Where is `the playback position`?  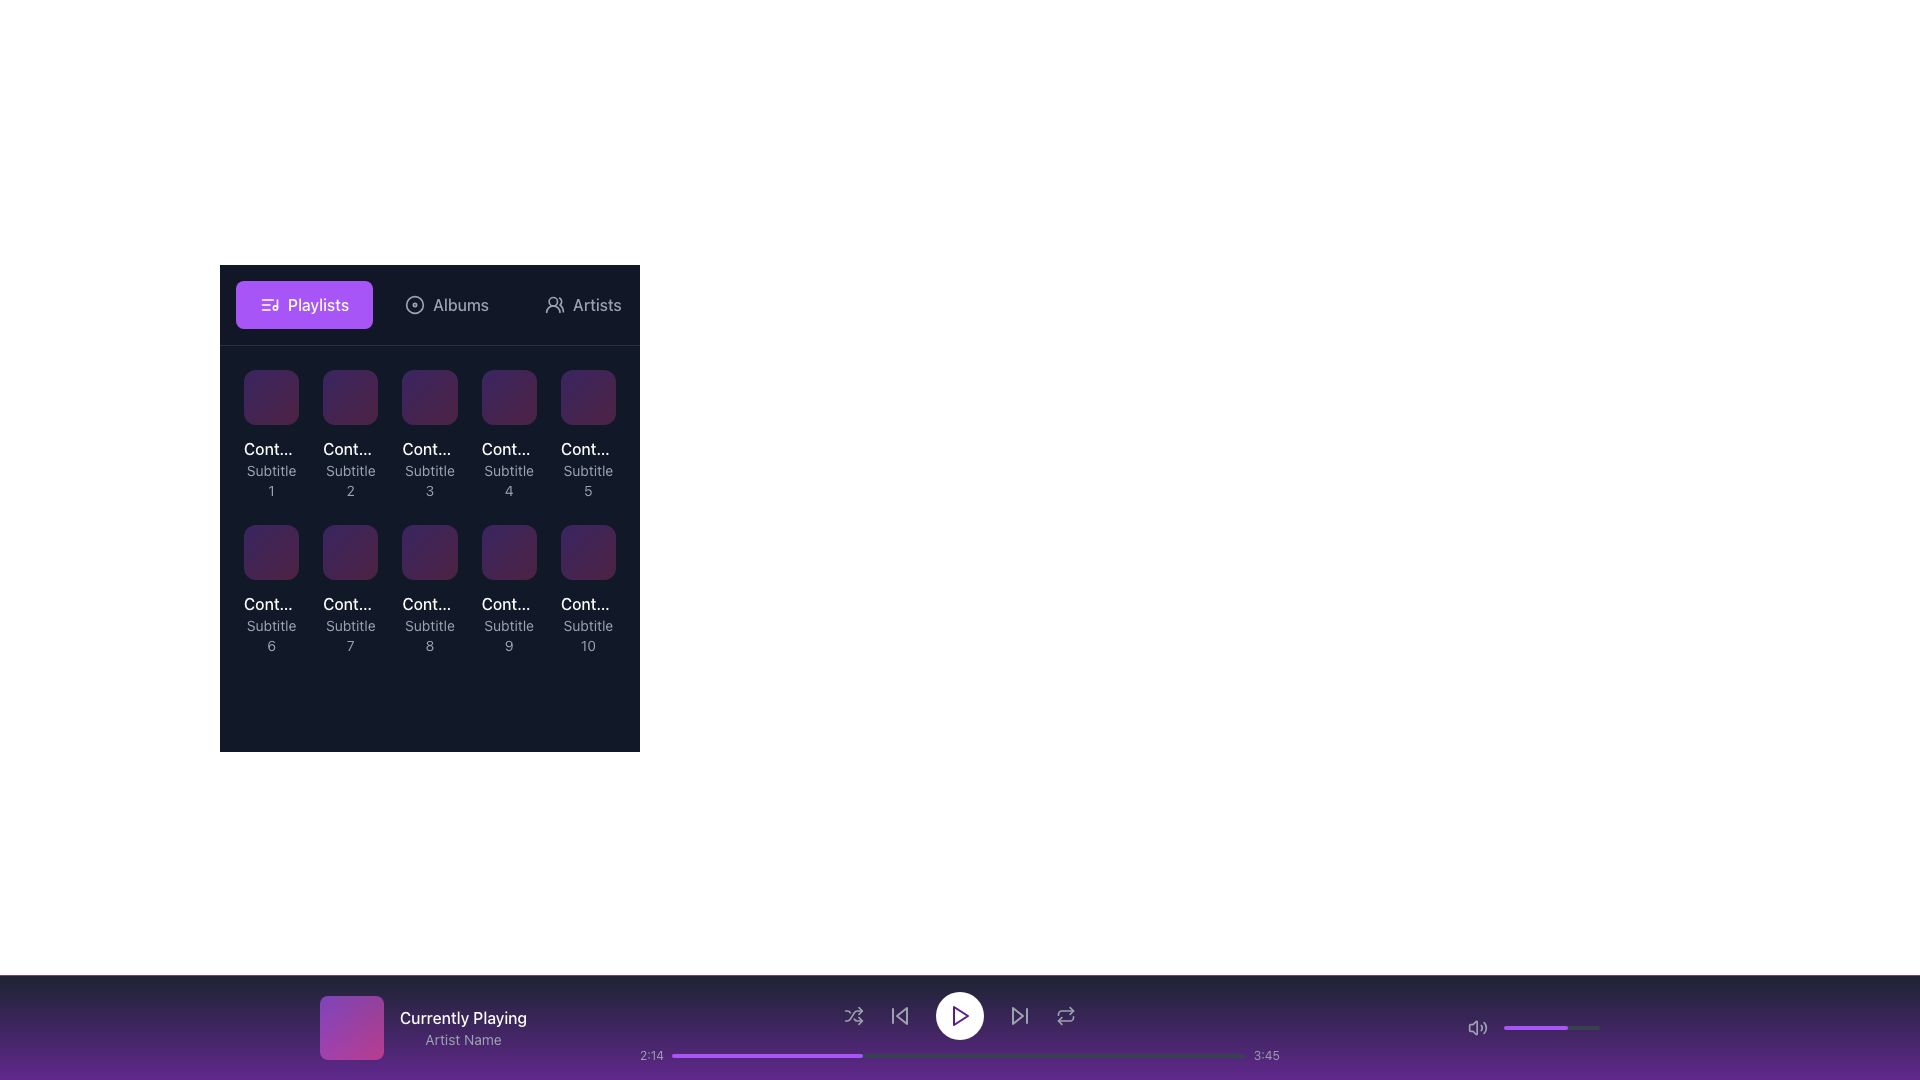 the playback position is located at coordinates (965, 1055).